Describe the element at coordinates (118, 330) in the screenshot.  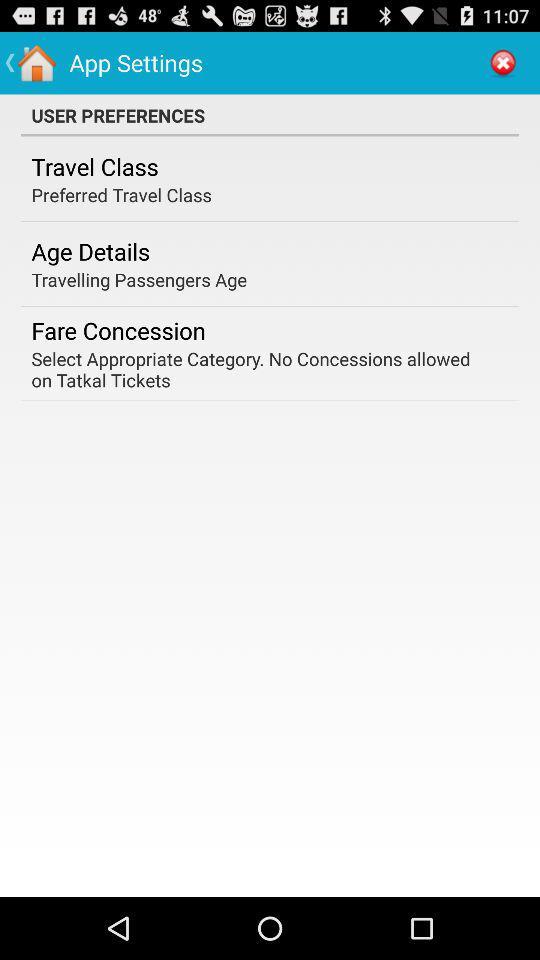
I see `the fare concession` at that location.